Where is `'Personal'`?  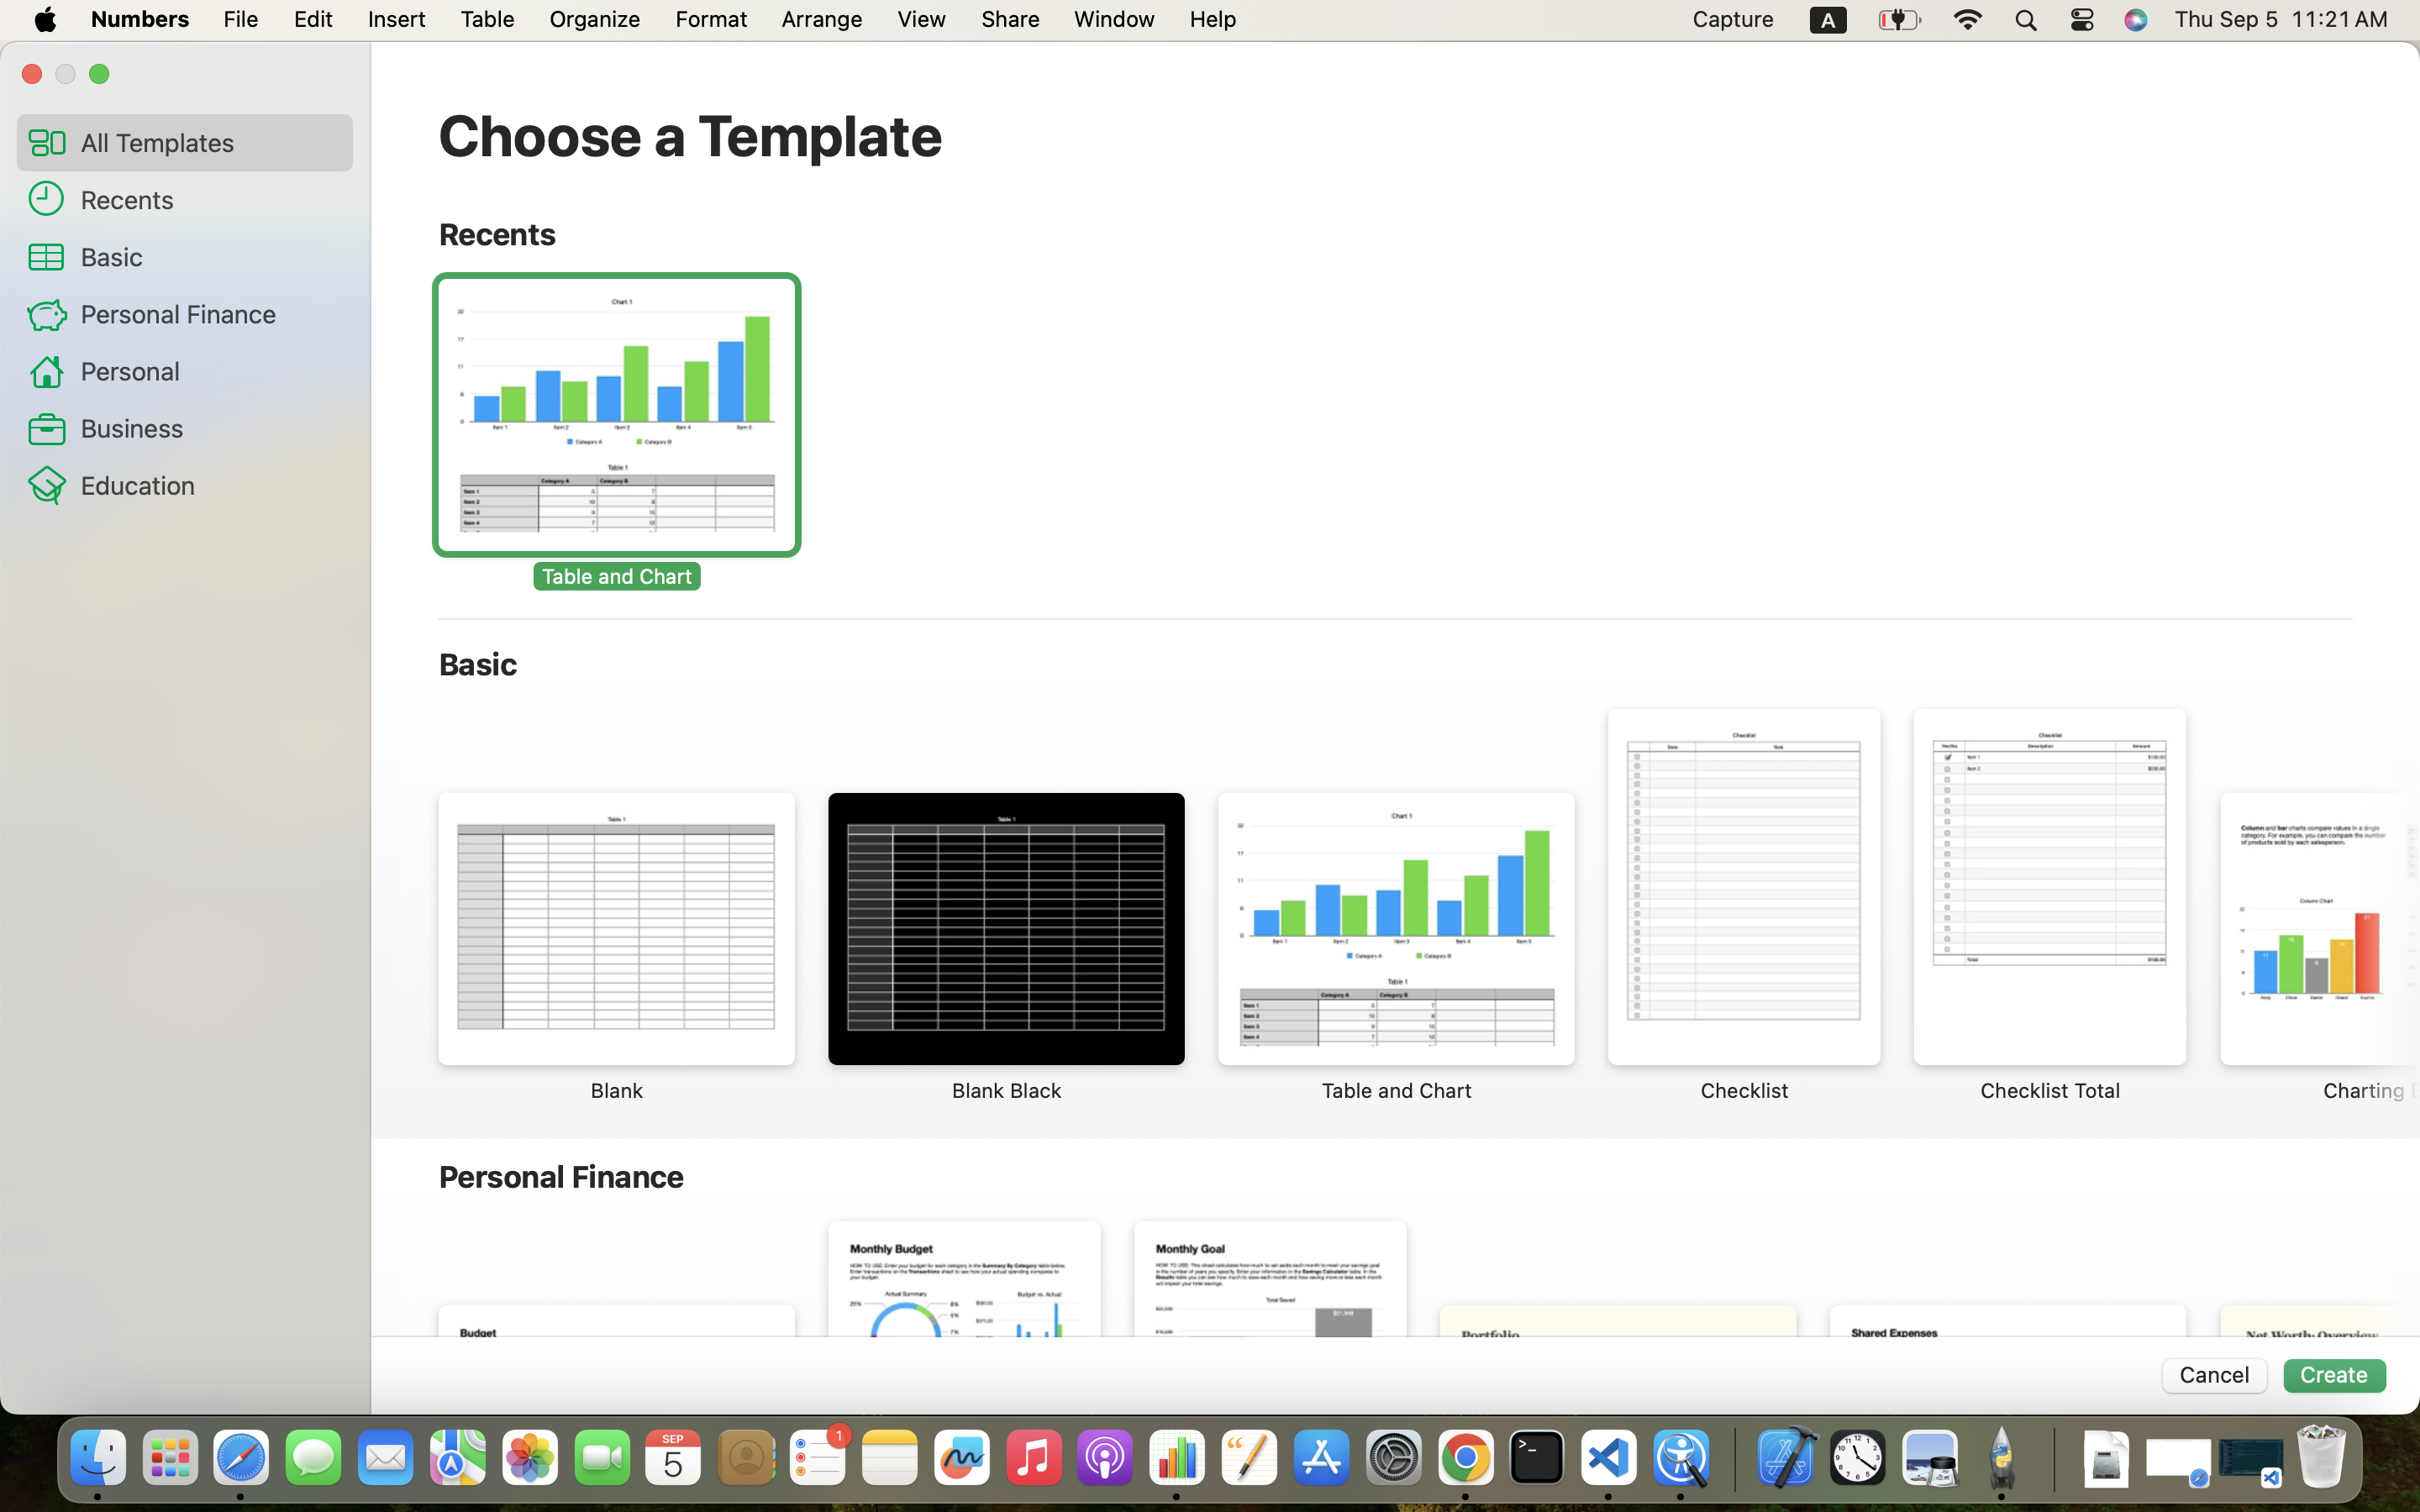
'Personal' is located at coordinates (208, 370).